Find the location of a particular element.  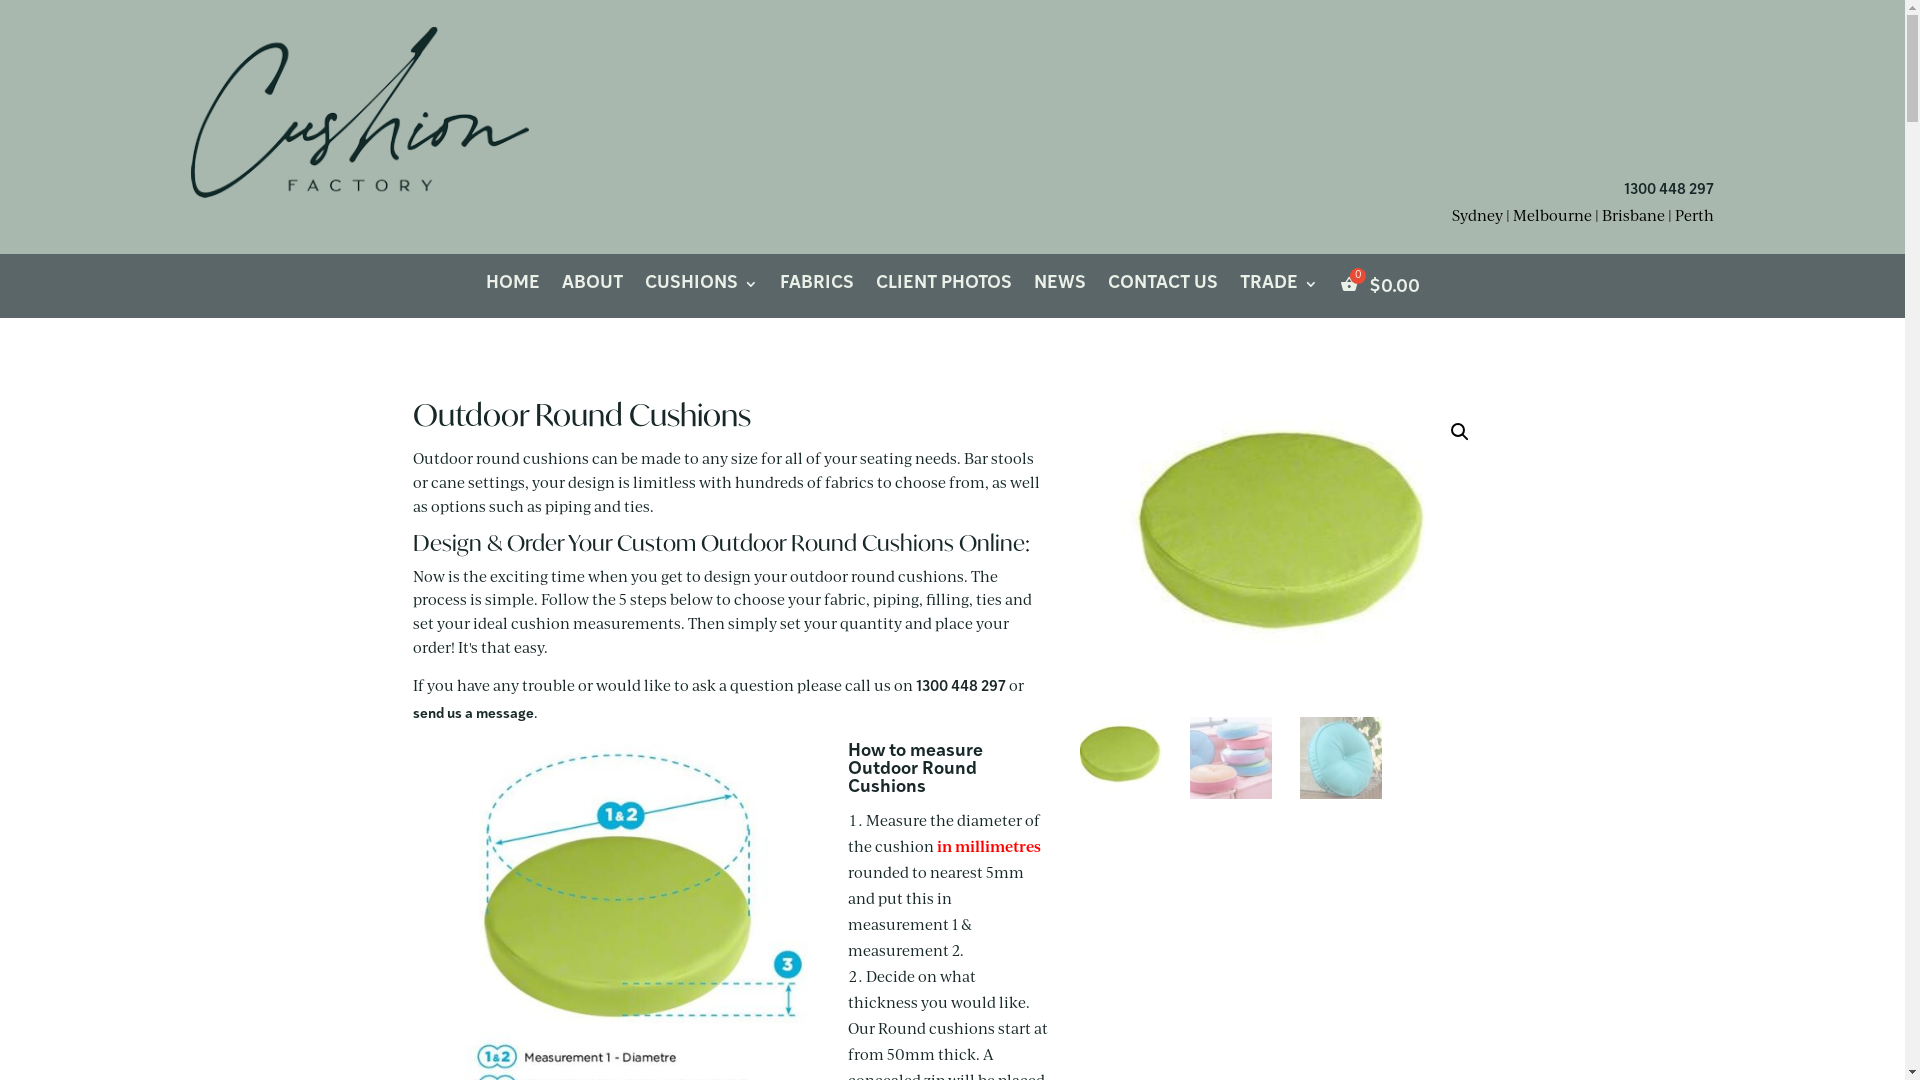

'TRADE' is located at coordinates (1277, 289).